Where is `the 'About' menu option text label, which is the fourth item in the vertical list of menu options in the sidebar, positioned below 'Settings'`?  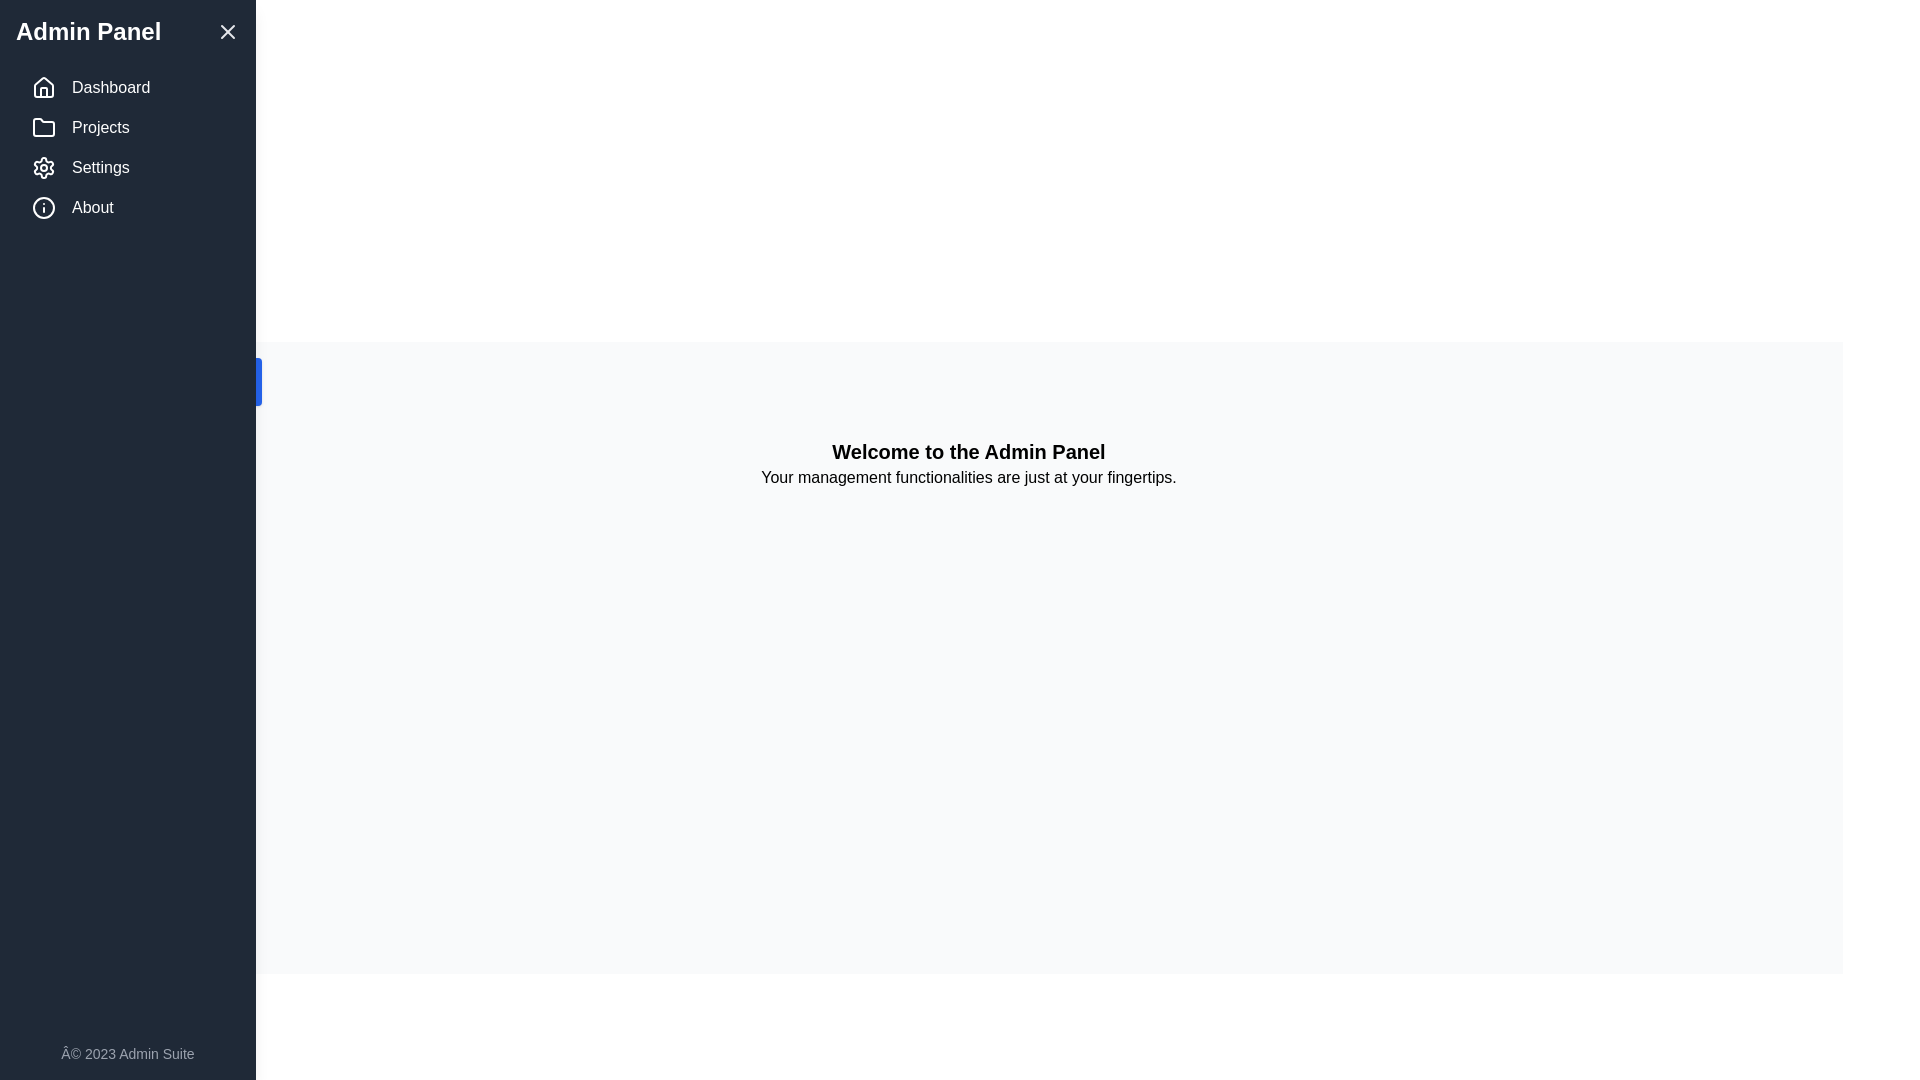
the 'About' menu option text label, which is the fourth item in the vertical list of menu options in the sidebar, positioned below 'Settings' is located at coordinates (91, 208).